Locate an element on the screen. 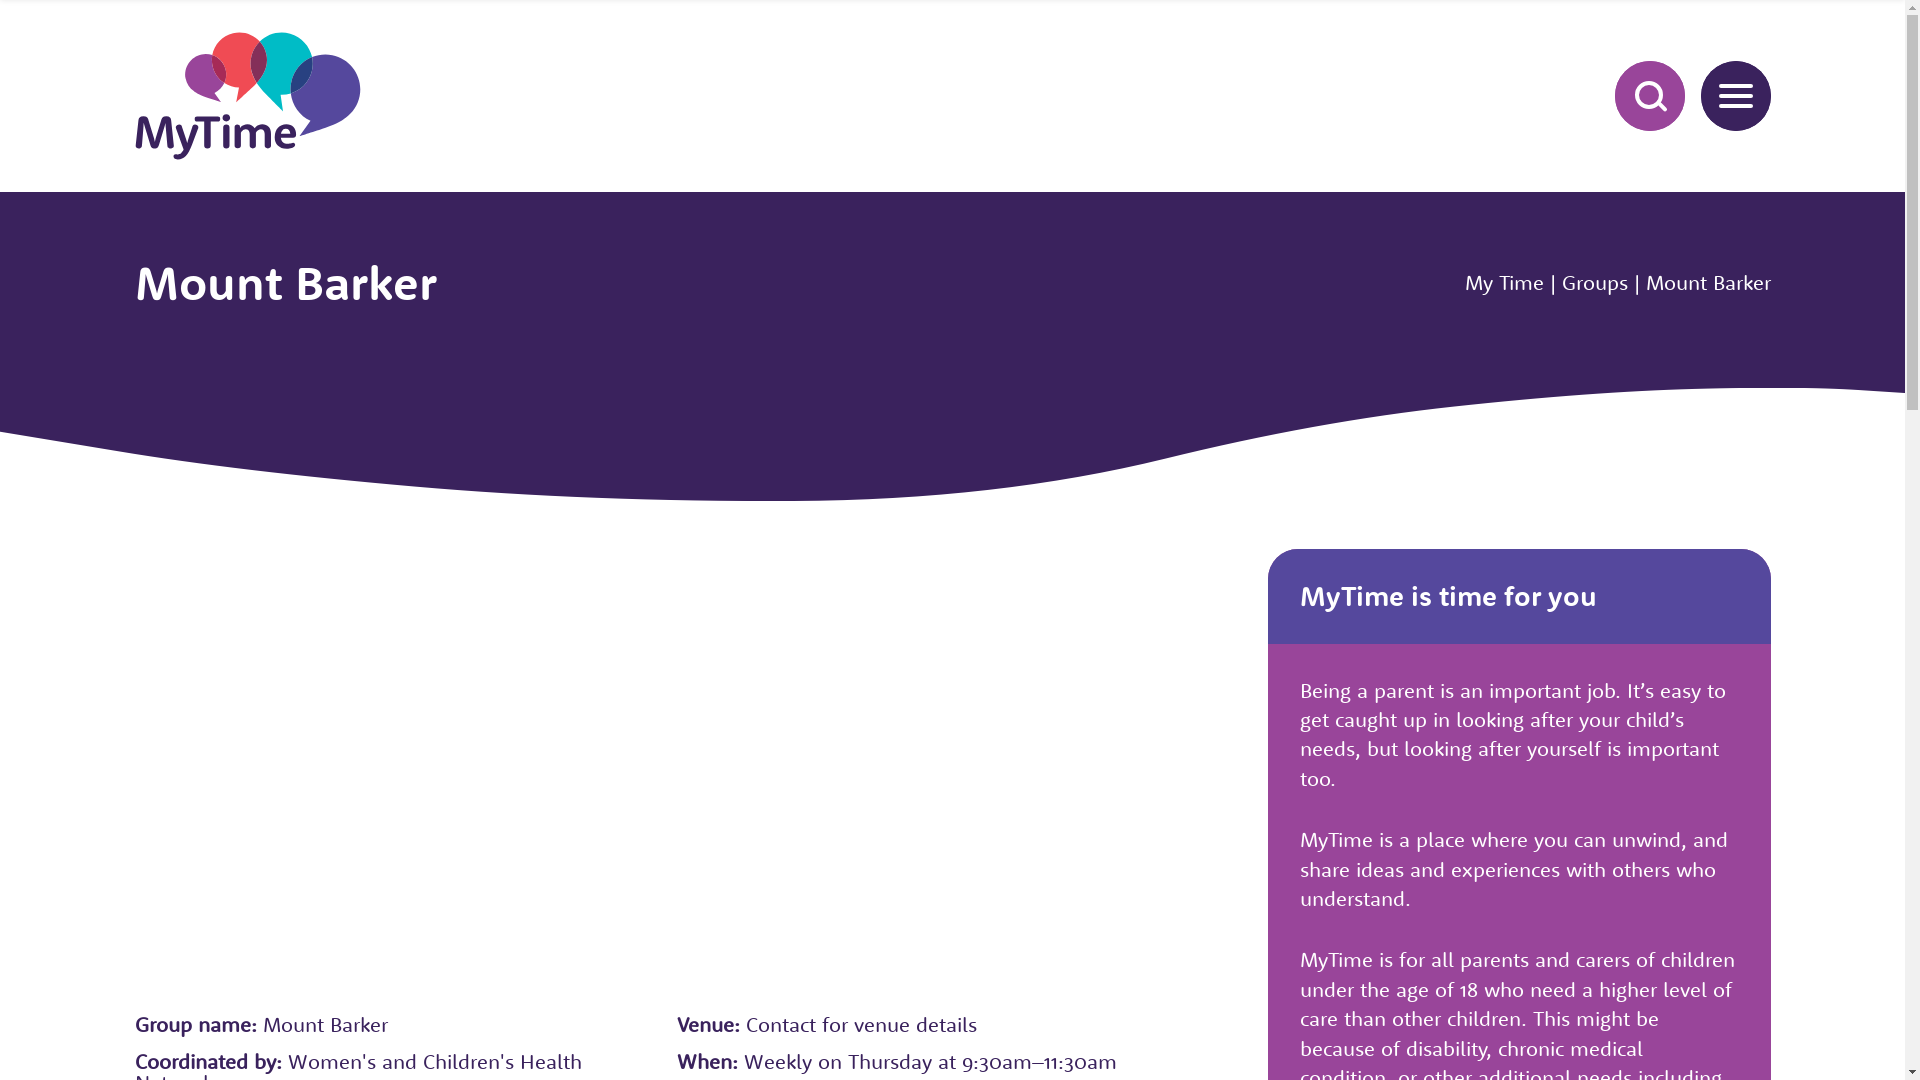  'Groups' is located at coordinates (1593, 281).